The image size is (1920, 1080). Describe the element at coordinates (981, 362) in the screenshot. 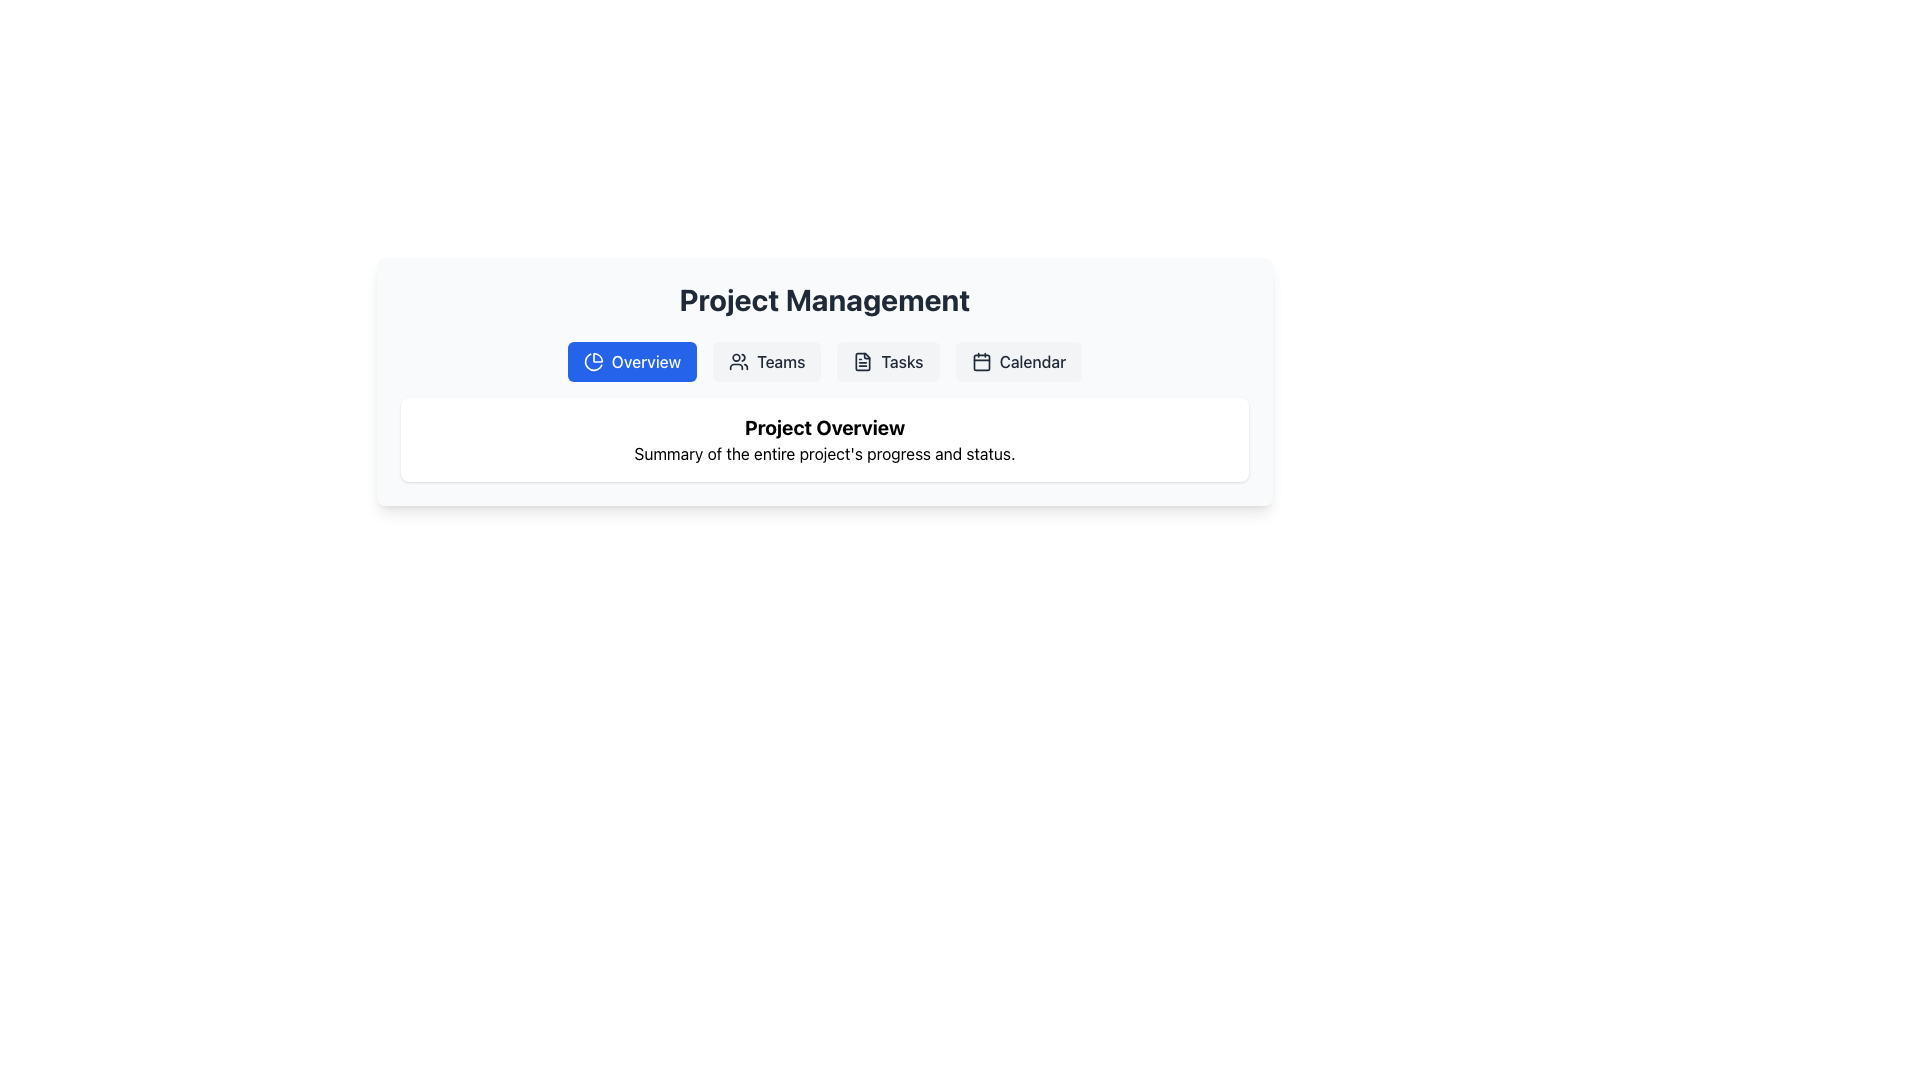

I see `the calendar icon component, which is a rounded rectangular box with a calendar graphical representation, located within the button labeled 'Calendar' in the navigation bar` at that location.